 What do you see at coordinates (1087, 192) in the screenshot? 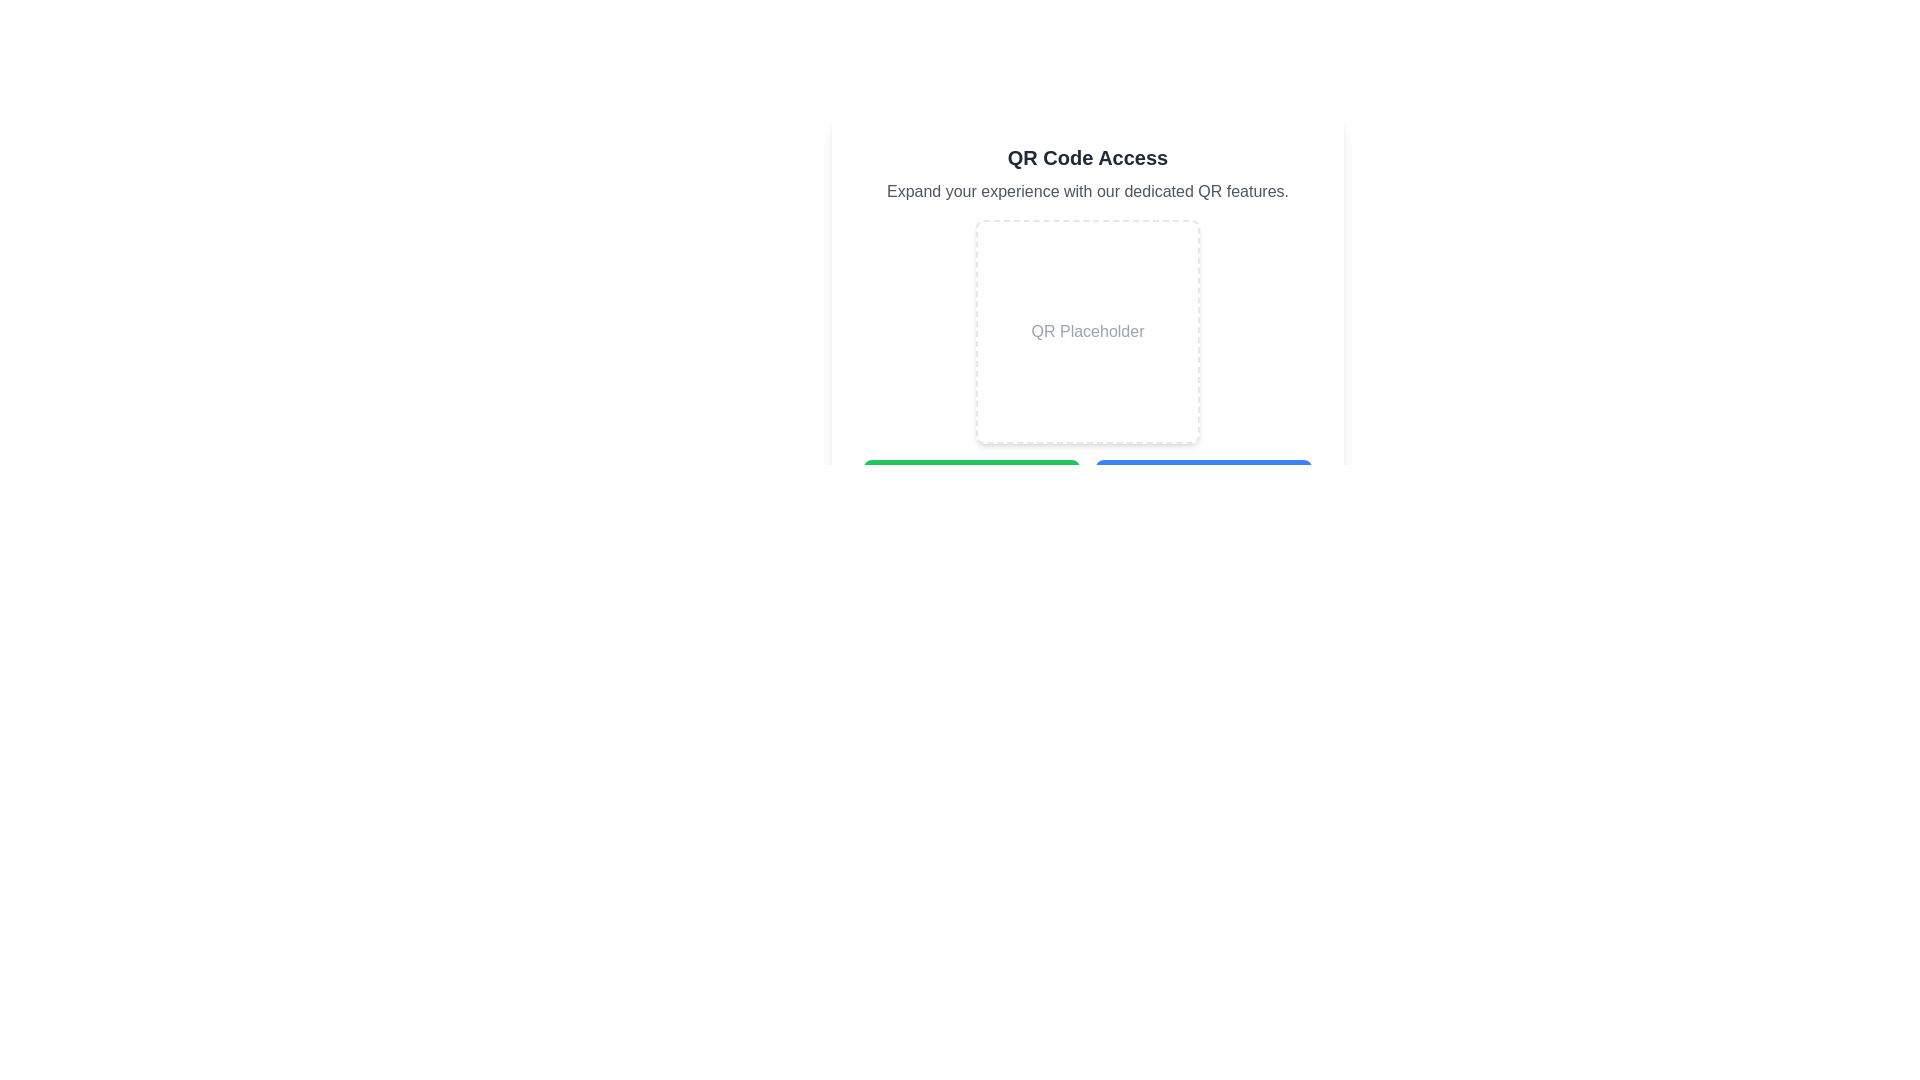
I see `the text label that reads 'Expand your experience with our dedicated QR features.' which is positioned below the bold header 'QR Code Access.'` at bounding box center [1087, 192].